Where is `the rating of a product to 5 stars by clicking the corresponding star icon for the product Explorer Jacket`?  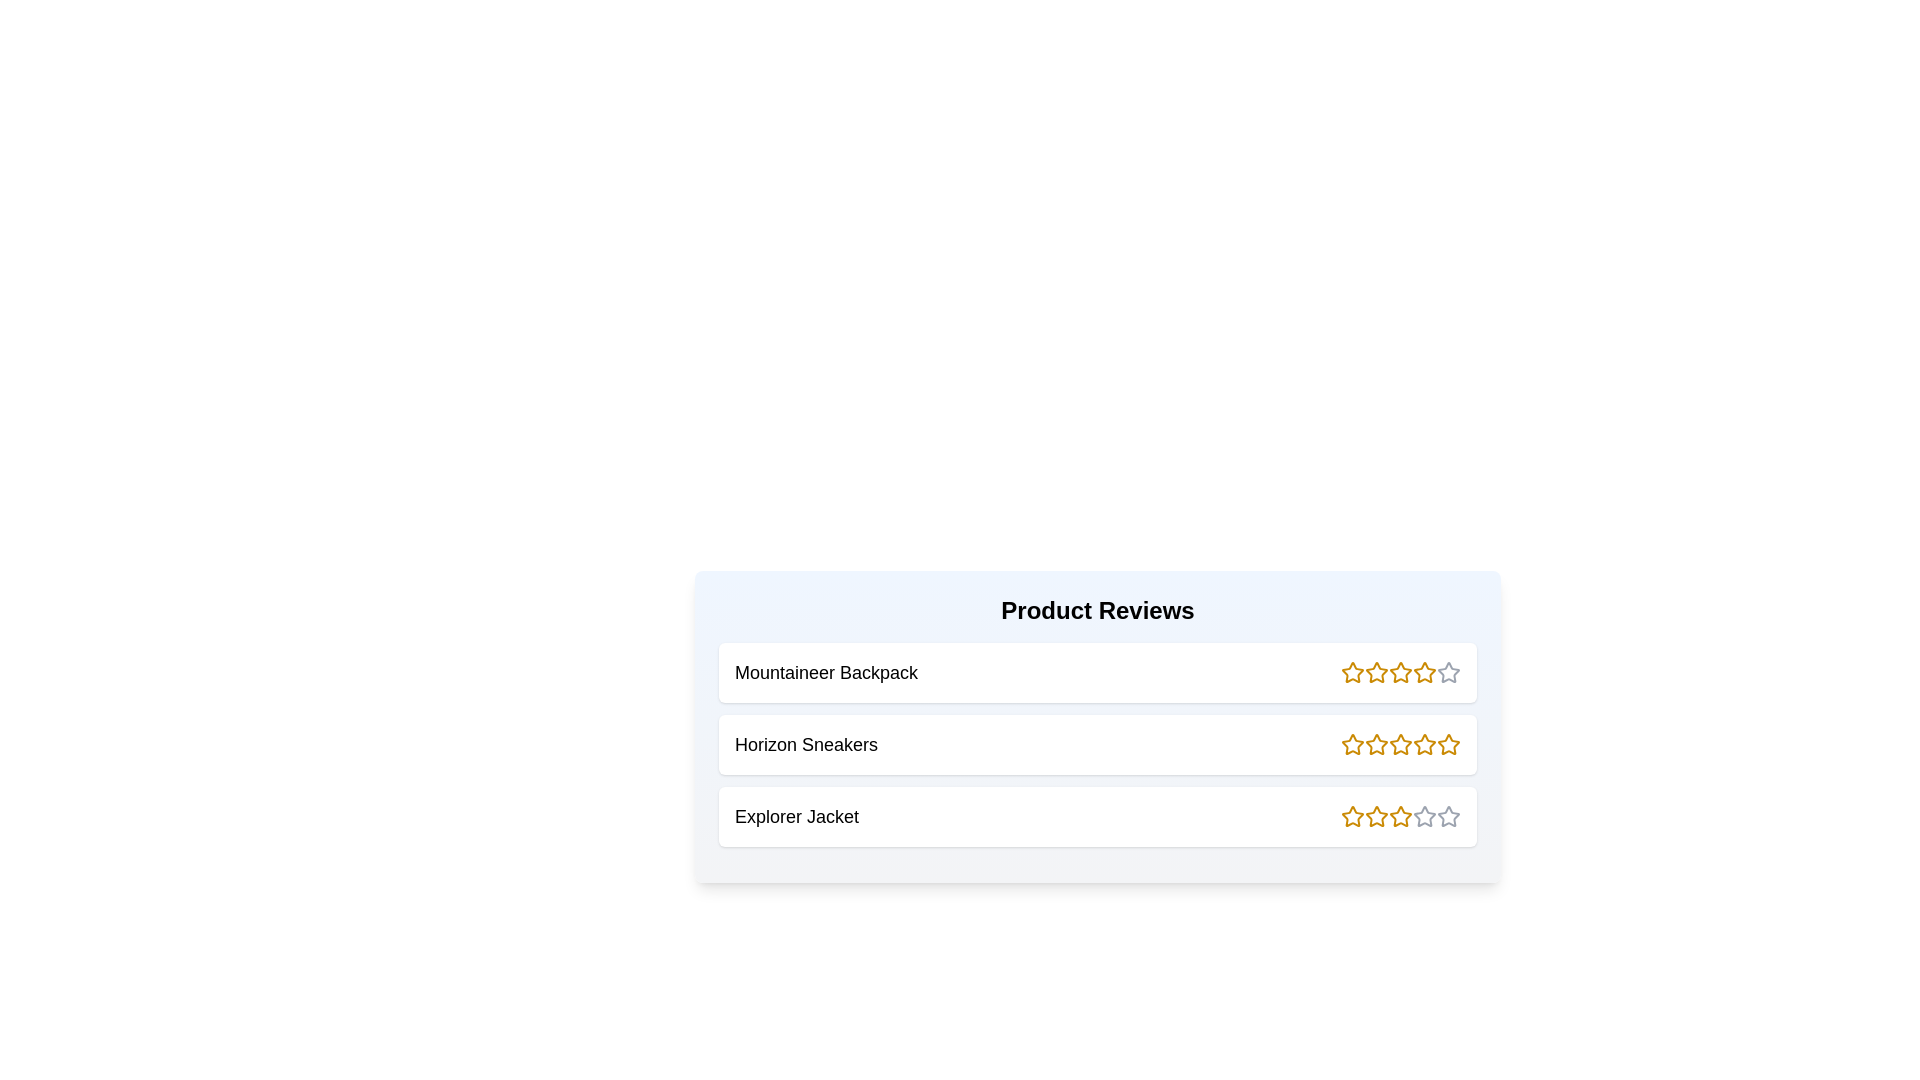 the rating of a product to 5 stars by clicking the corresponding star icon for the product Explorer Jacket is located at coordinates (1449, 817).